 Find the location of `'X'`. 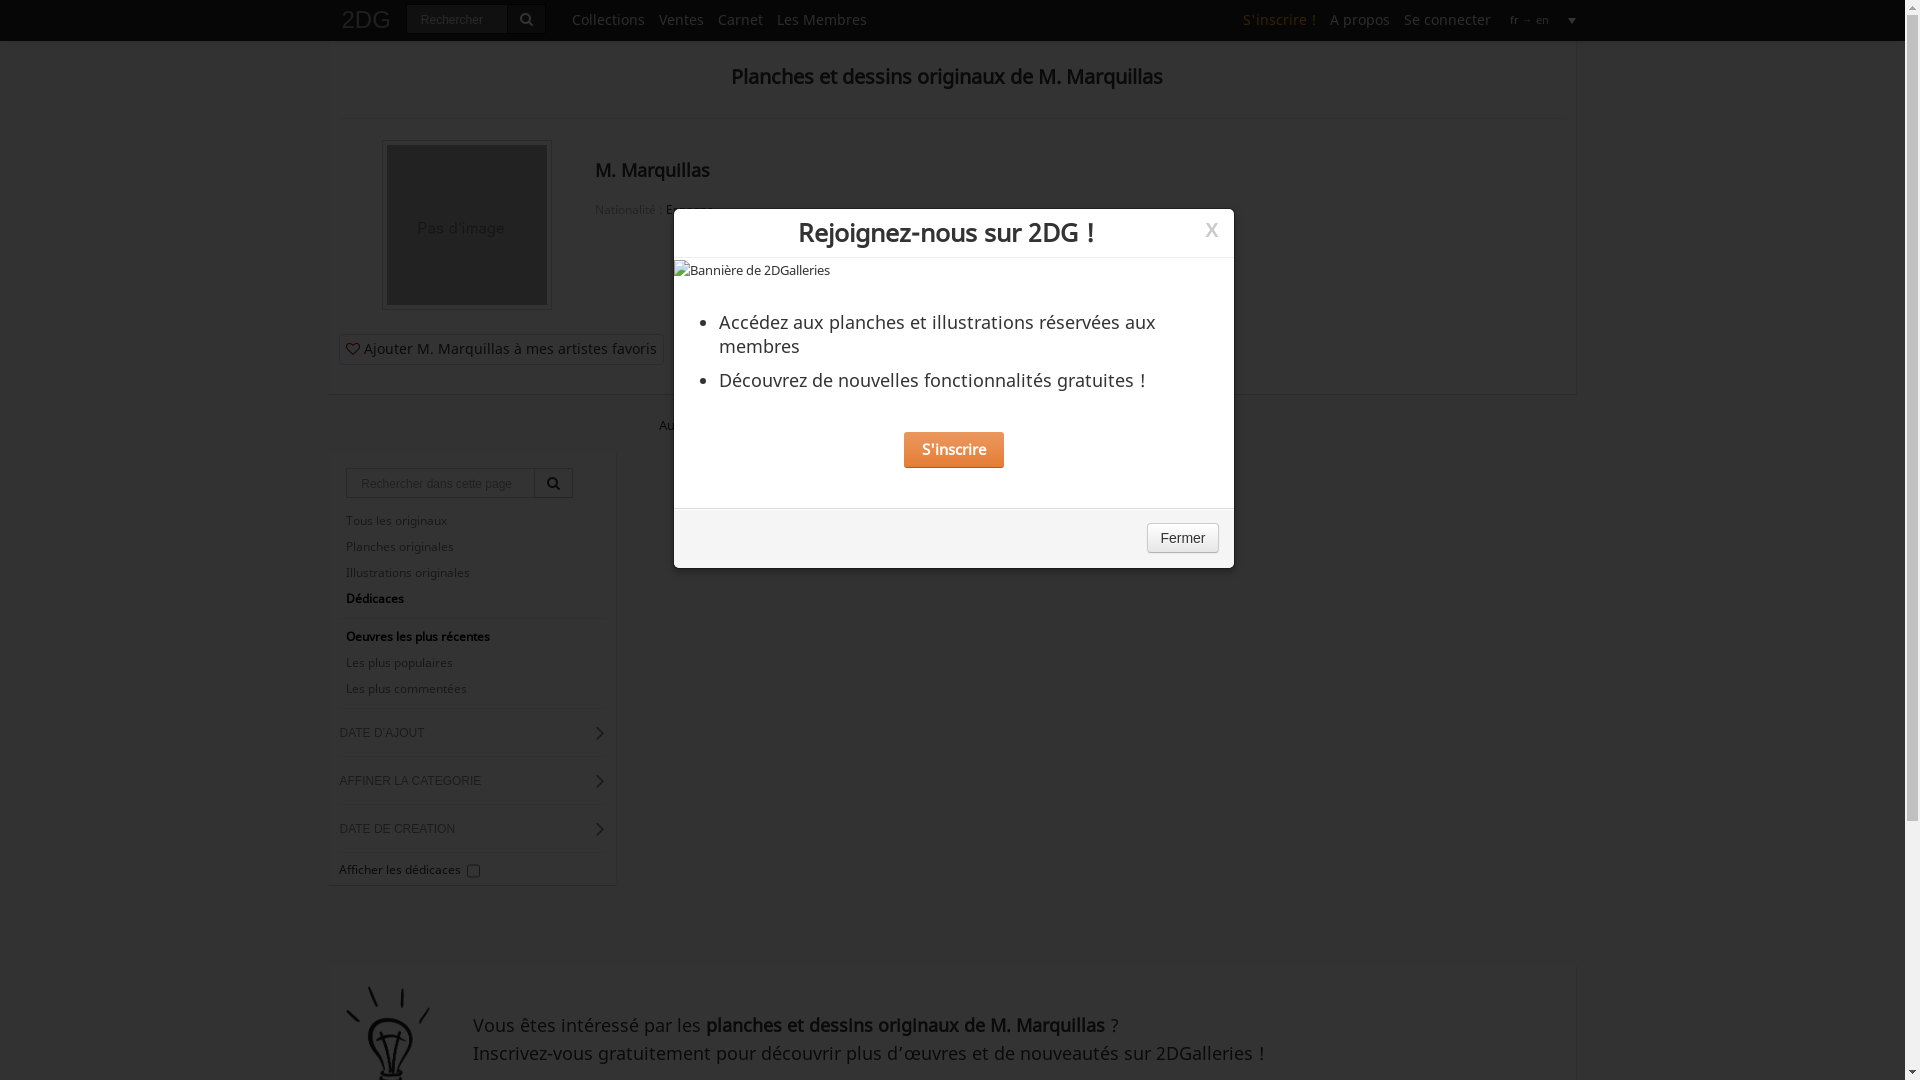

'X' is located at coordinates (1210, 229).